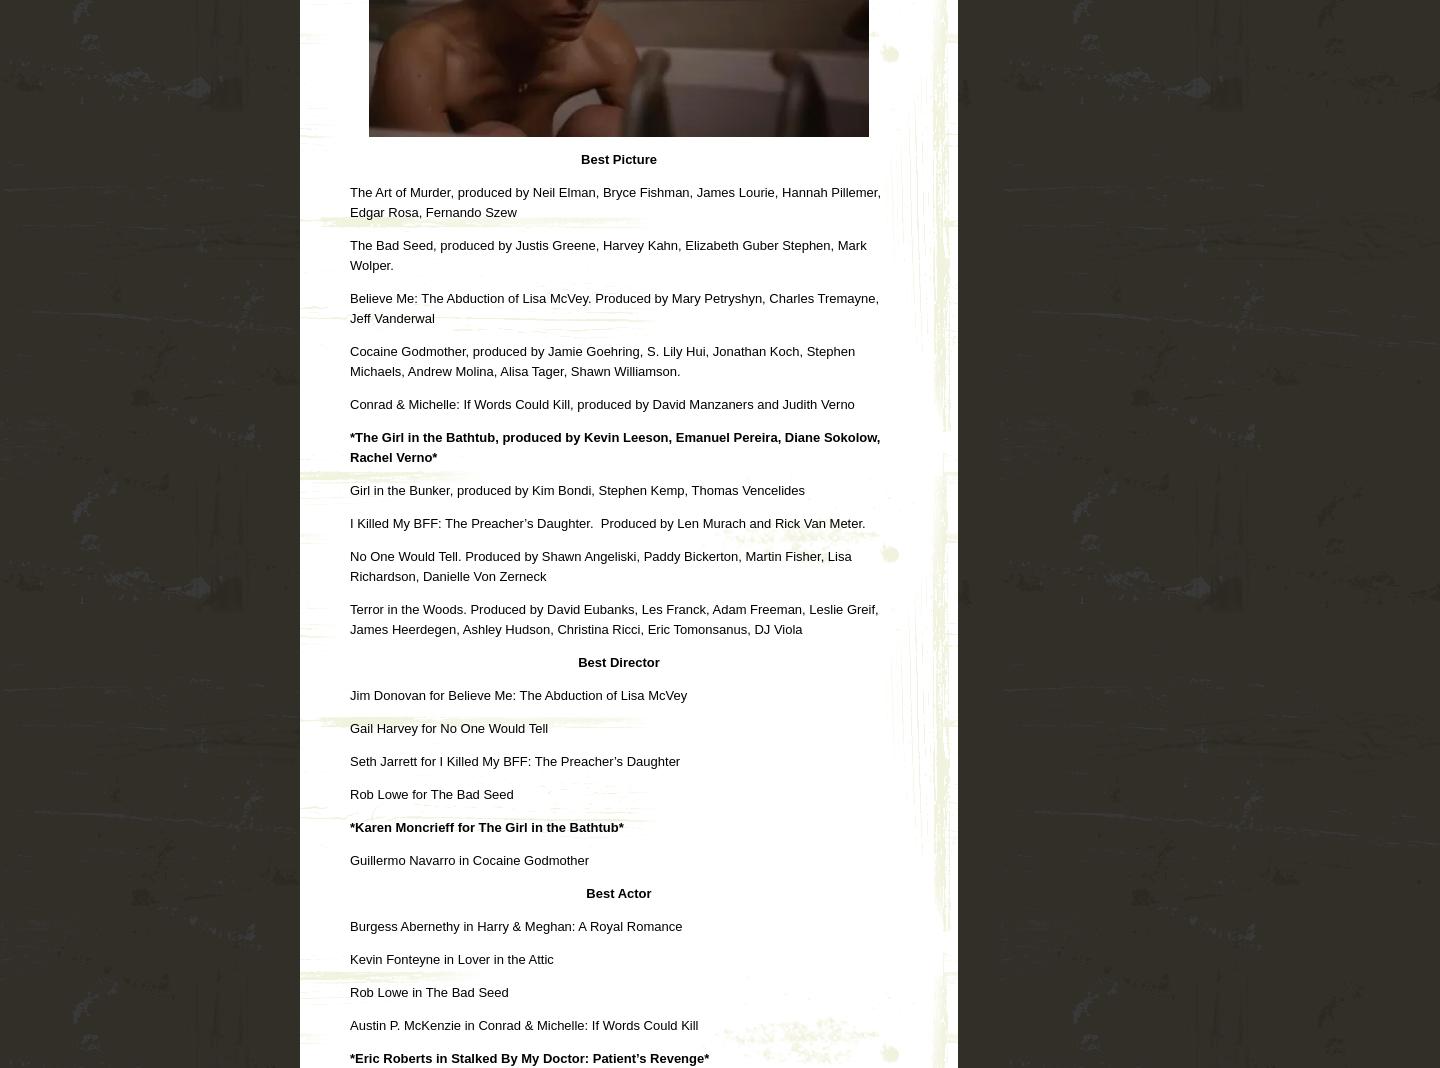 This screenshot has width=1440, height=1068. I want to click on 'Best Picture', so click(617, 158).